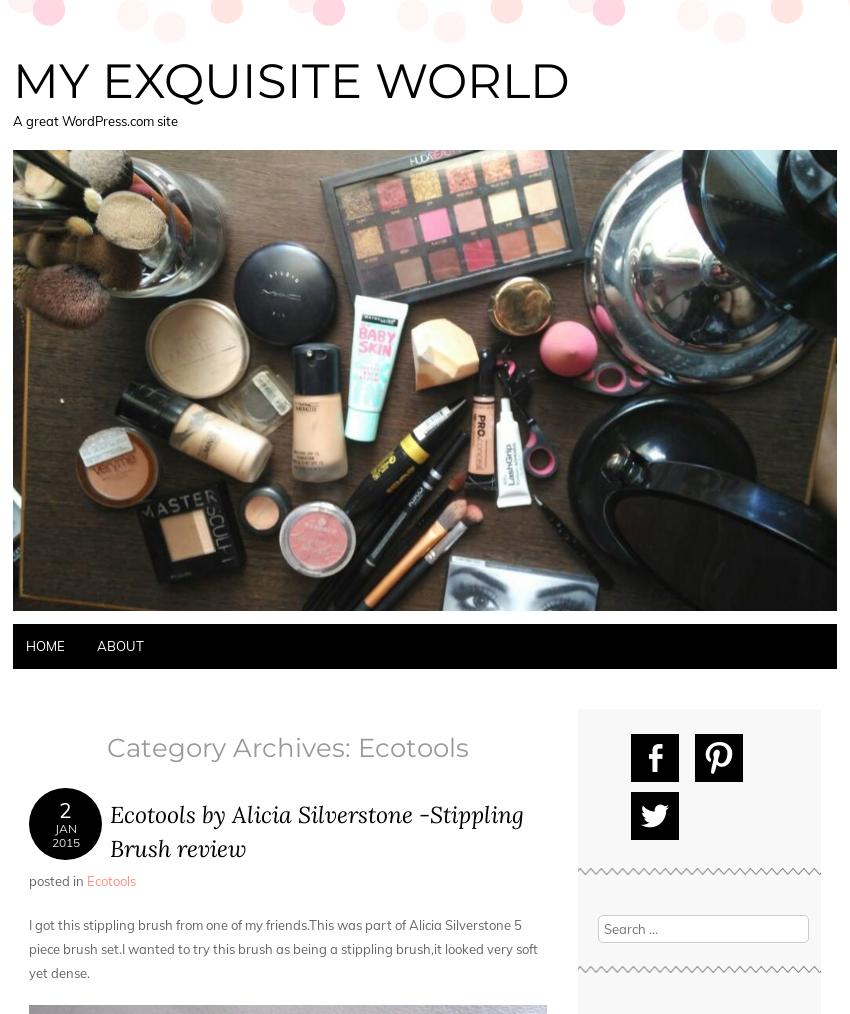  I want to click on '2015', so click(65, 841).